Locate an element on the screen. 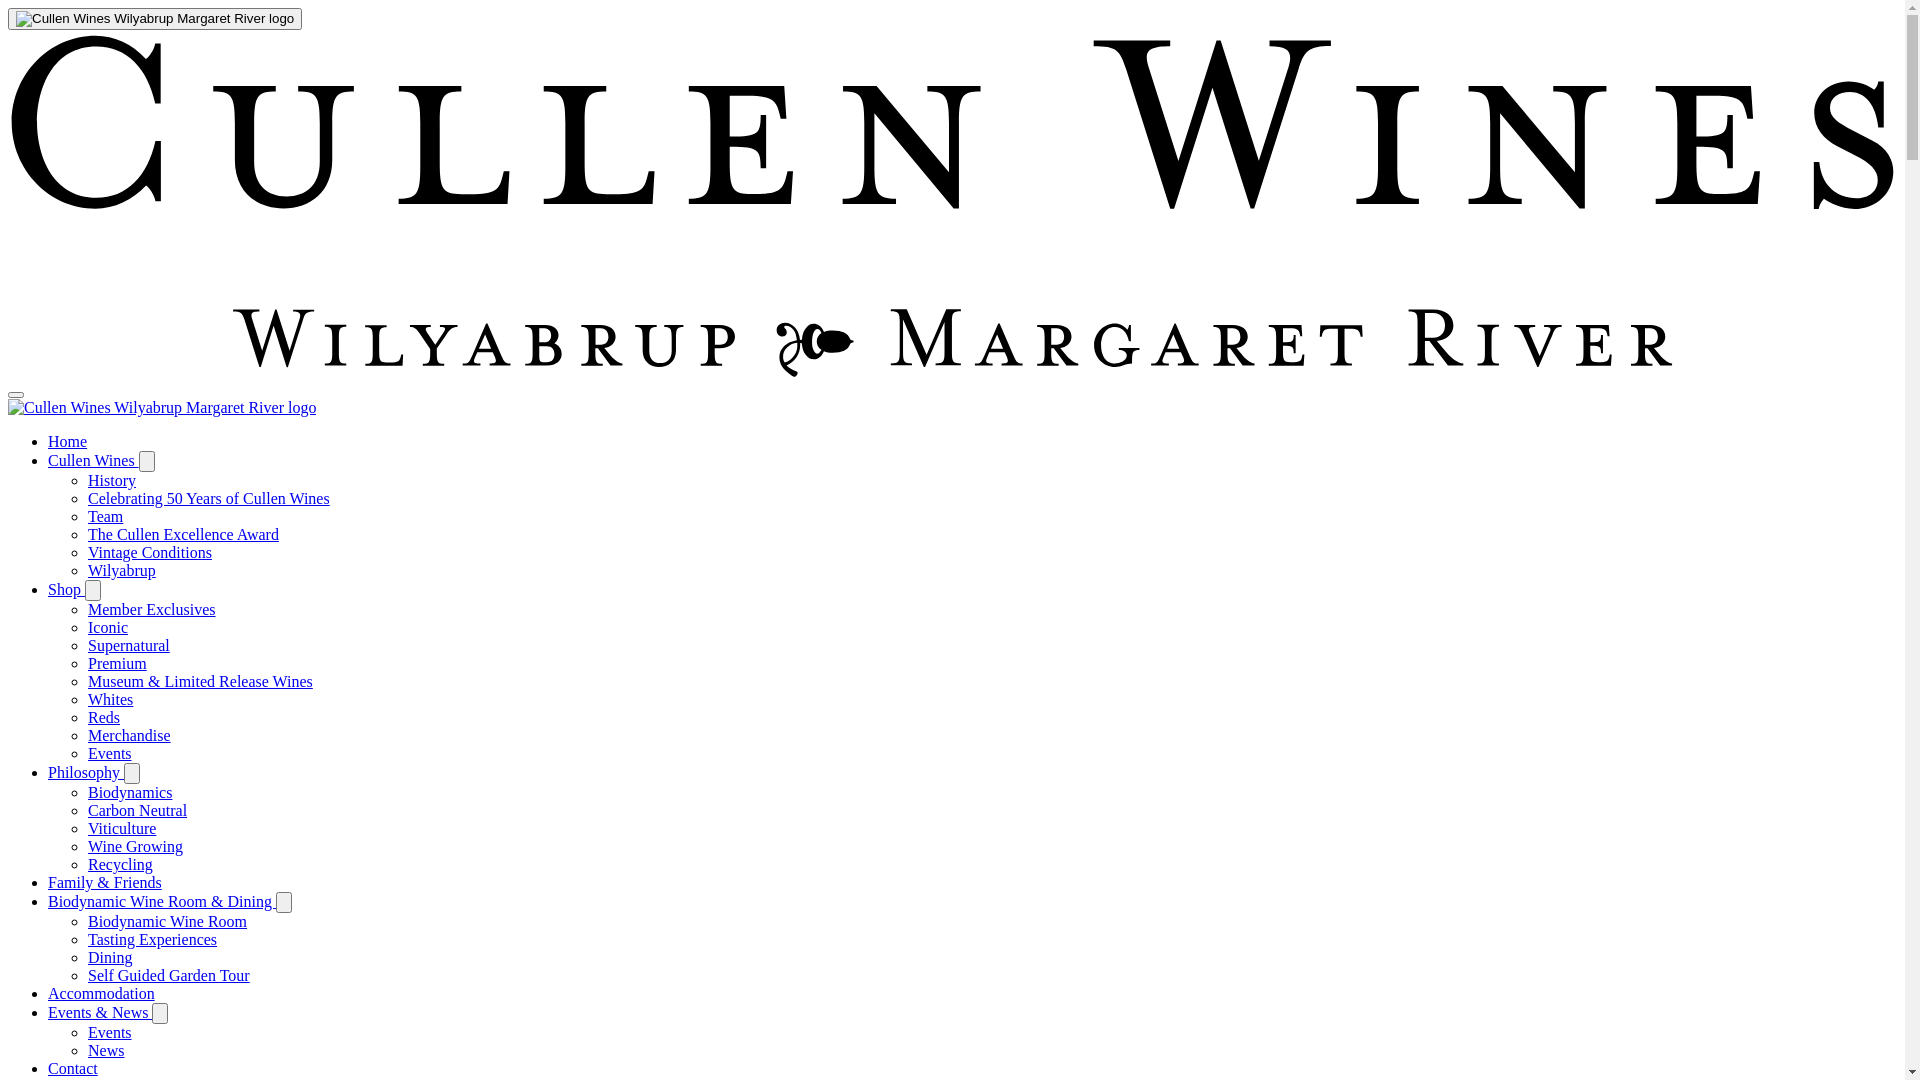 The image size is (1920, 1080). 'Biodynamic Wine Room' is located at coordinates (167, 921).